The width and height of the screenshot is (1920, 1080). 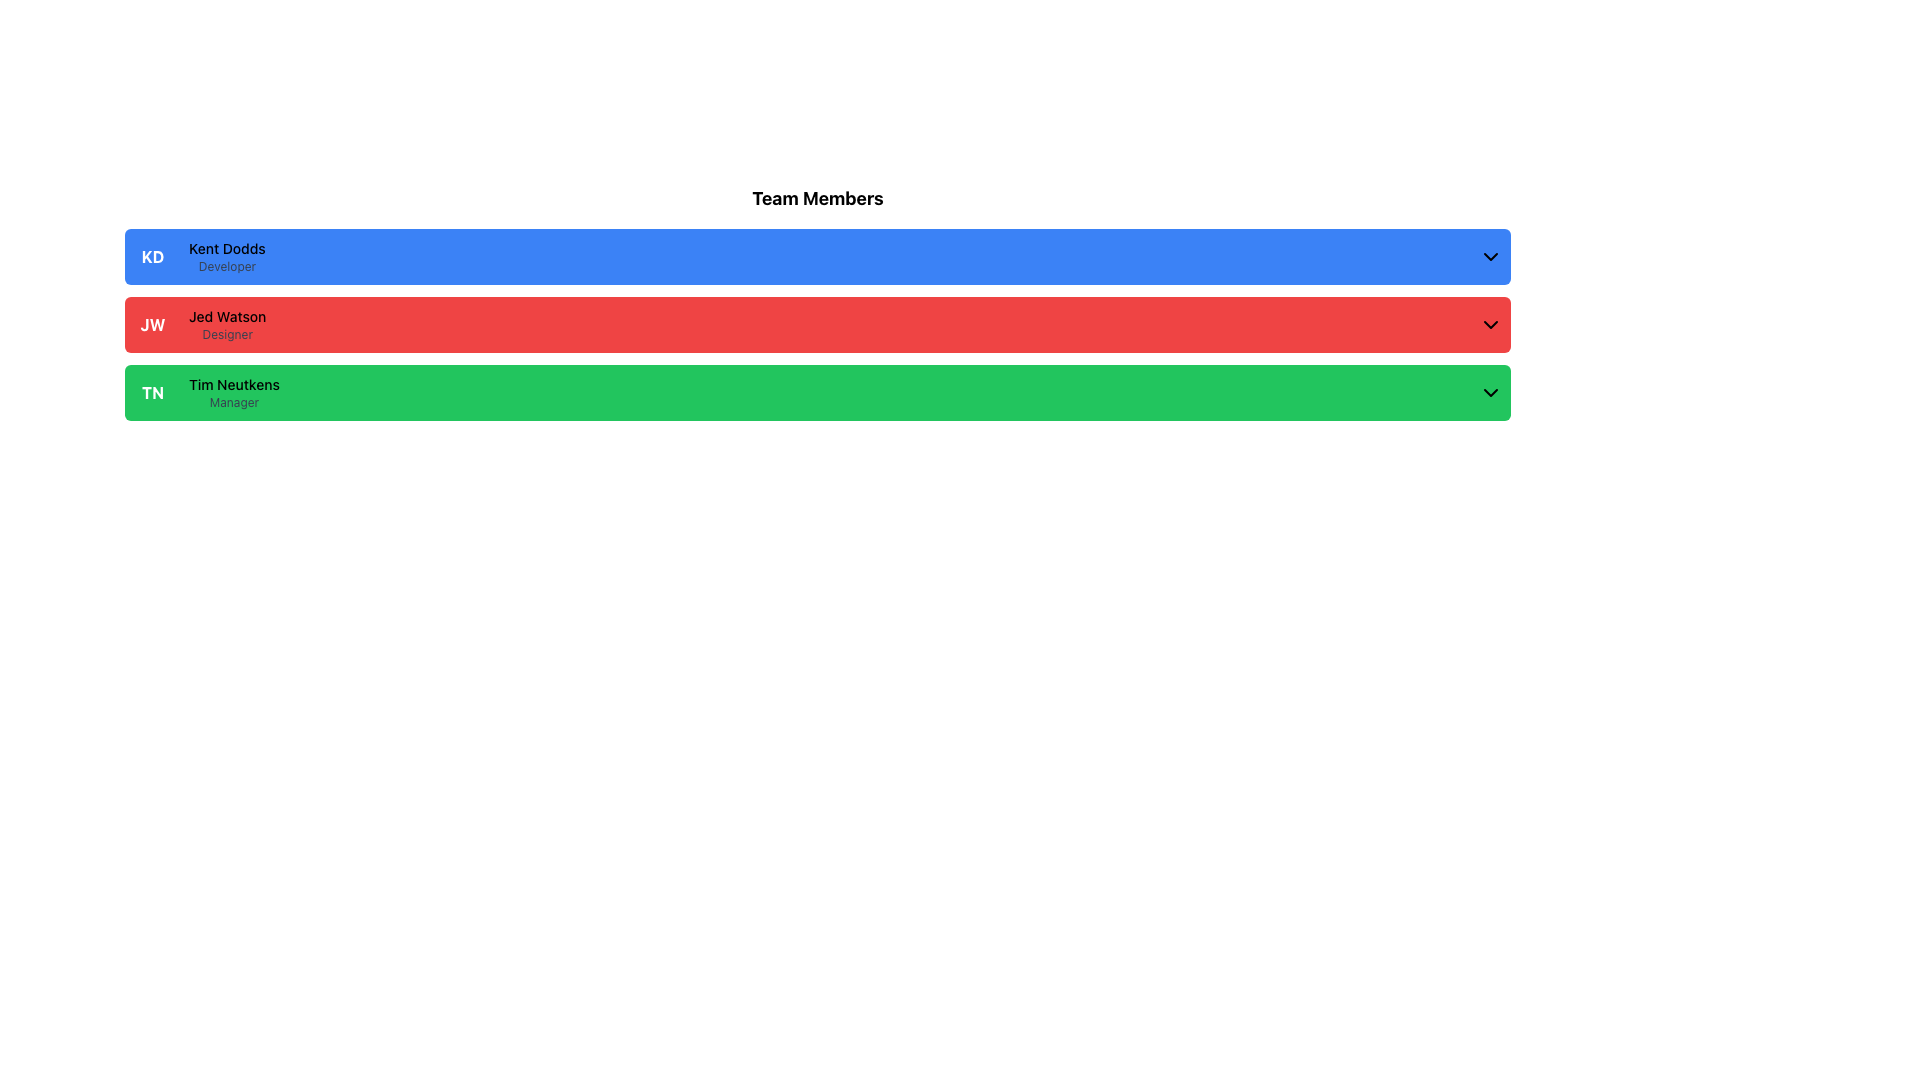 I want to click on text label displaying 'Manager' located below 'Tim Neutkens' in the green-colored section, so click(x=234, y=402).